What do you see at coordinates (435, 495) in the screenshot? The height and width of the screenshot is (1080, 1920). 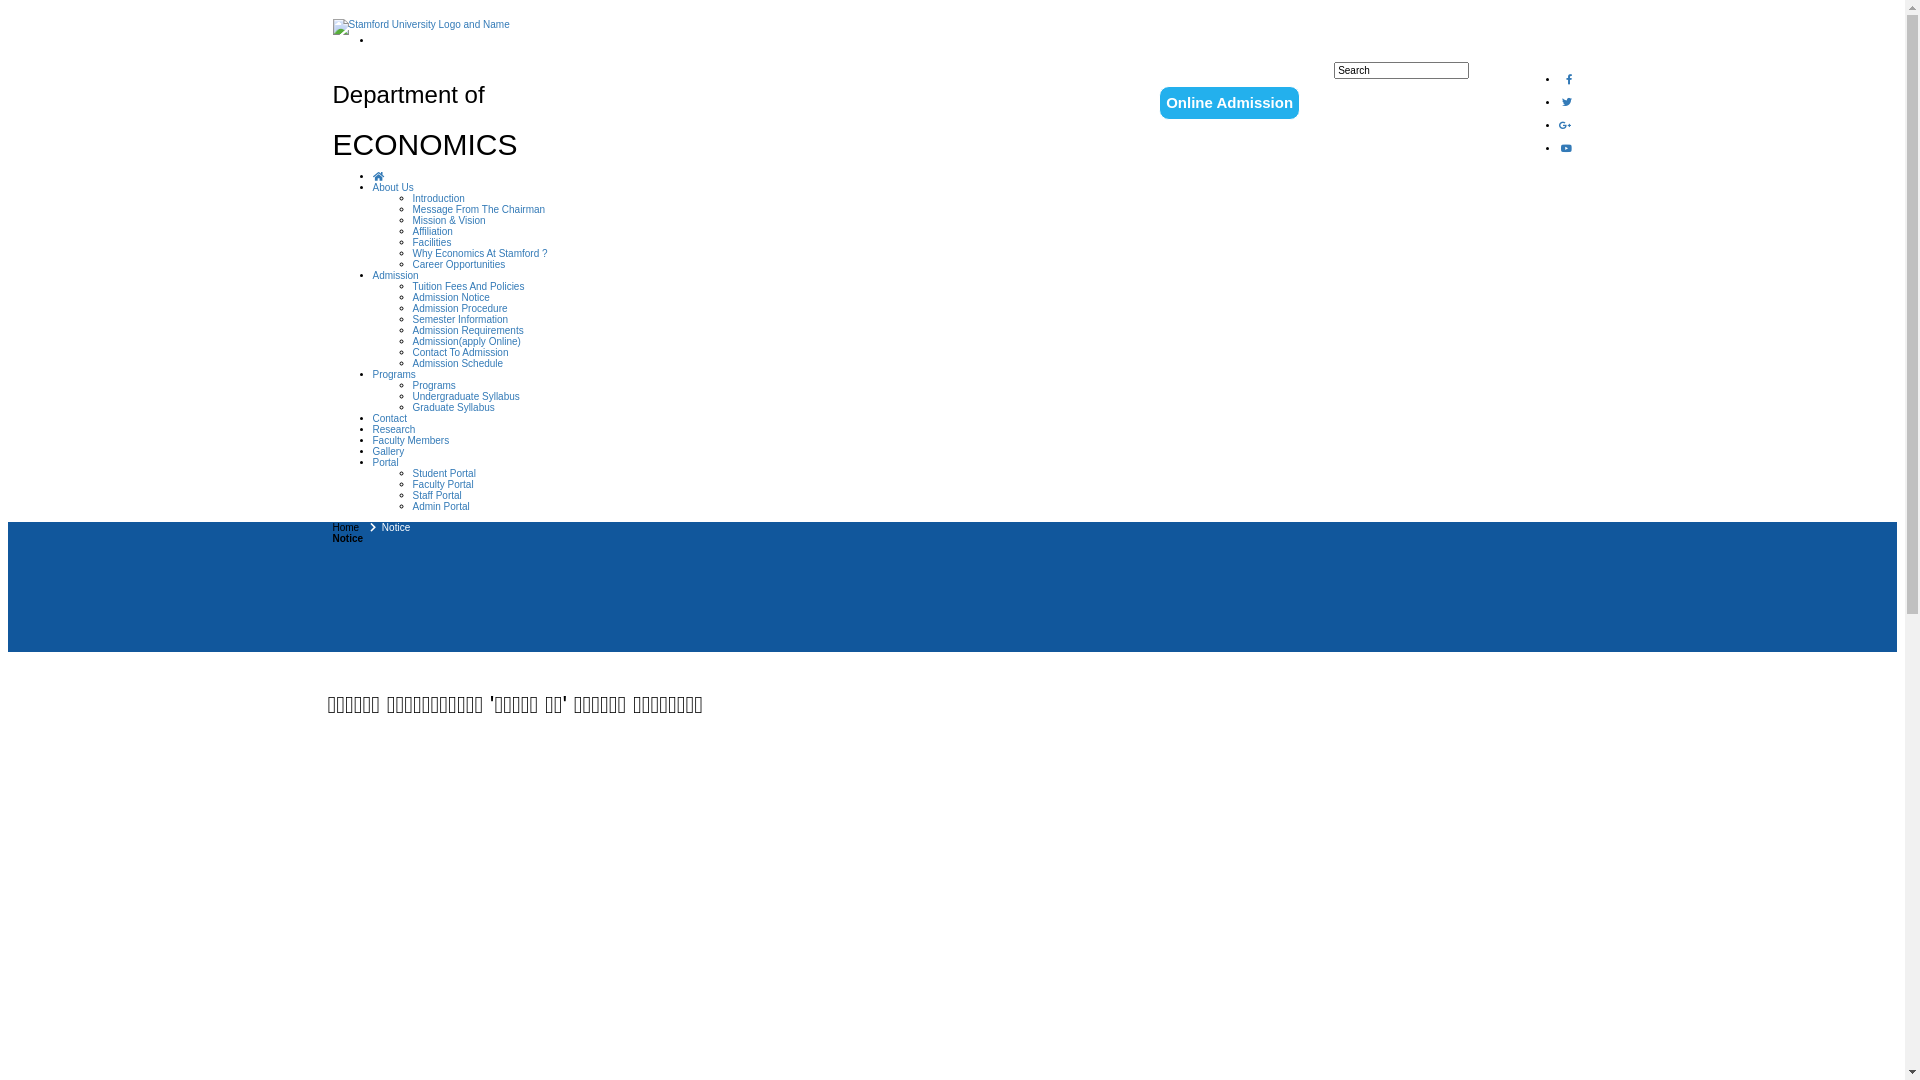 I see `'Staff Portal'` at bounding box center [435, 495].